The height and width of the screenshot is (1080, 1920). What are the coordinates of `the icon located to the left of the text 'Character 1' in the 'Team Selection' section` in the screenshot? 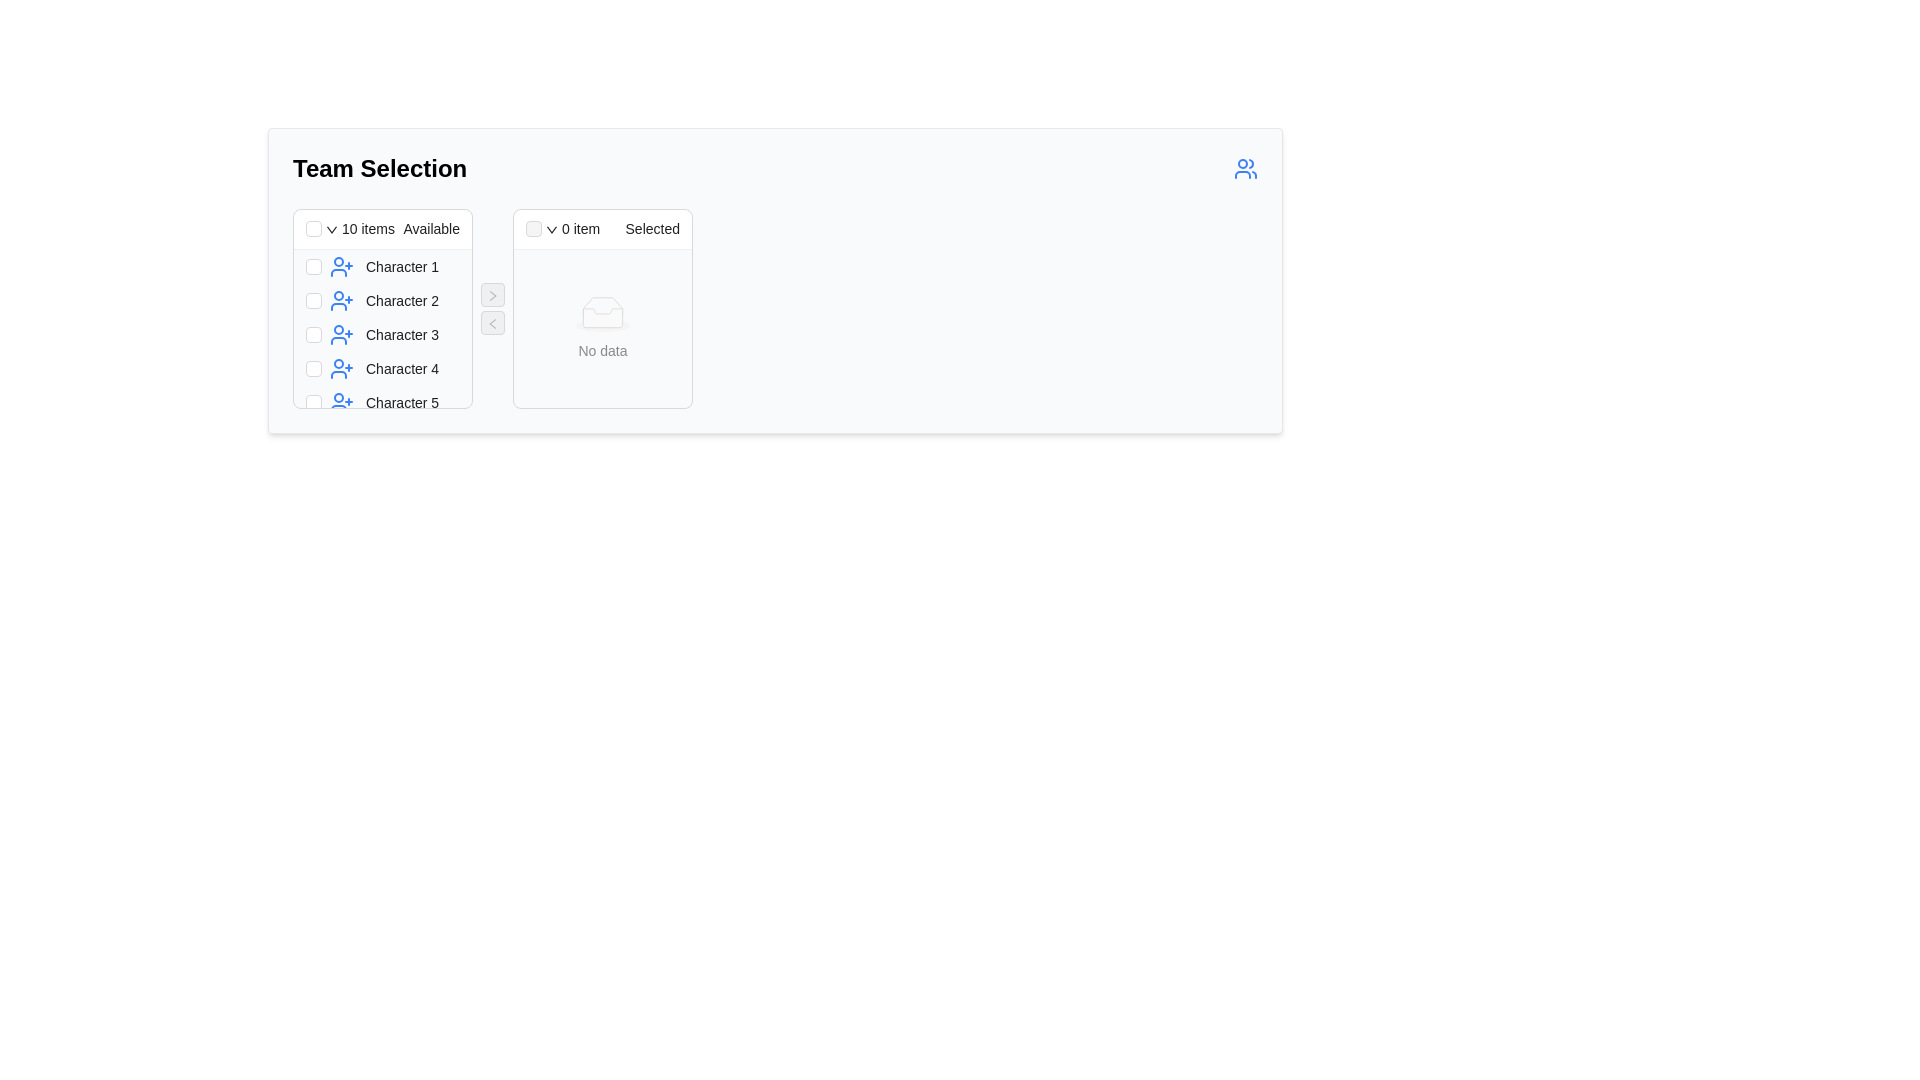 It's located at (341, 265).